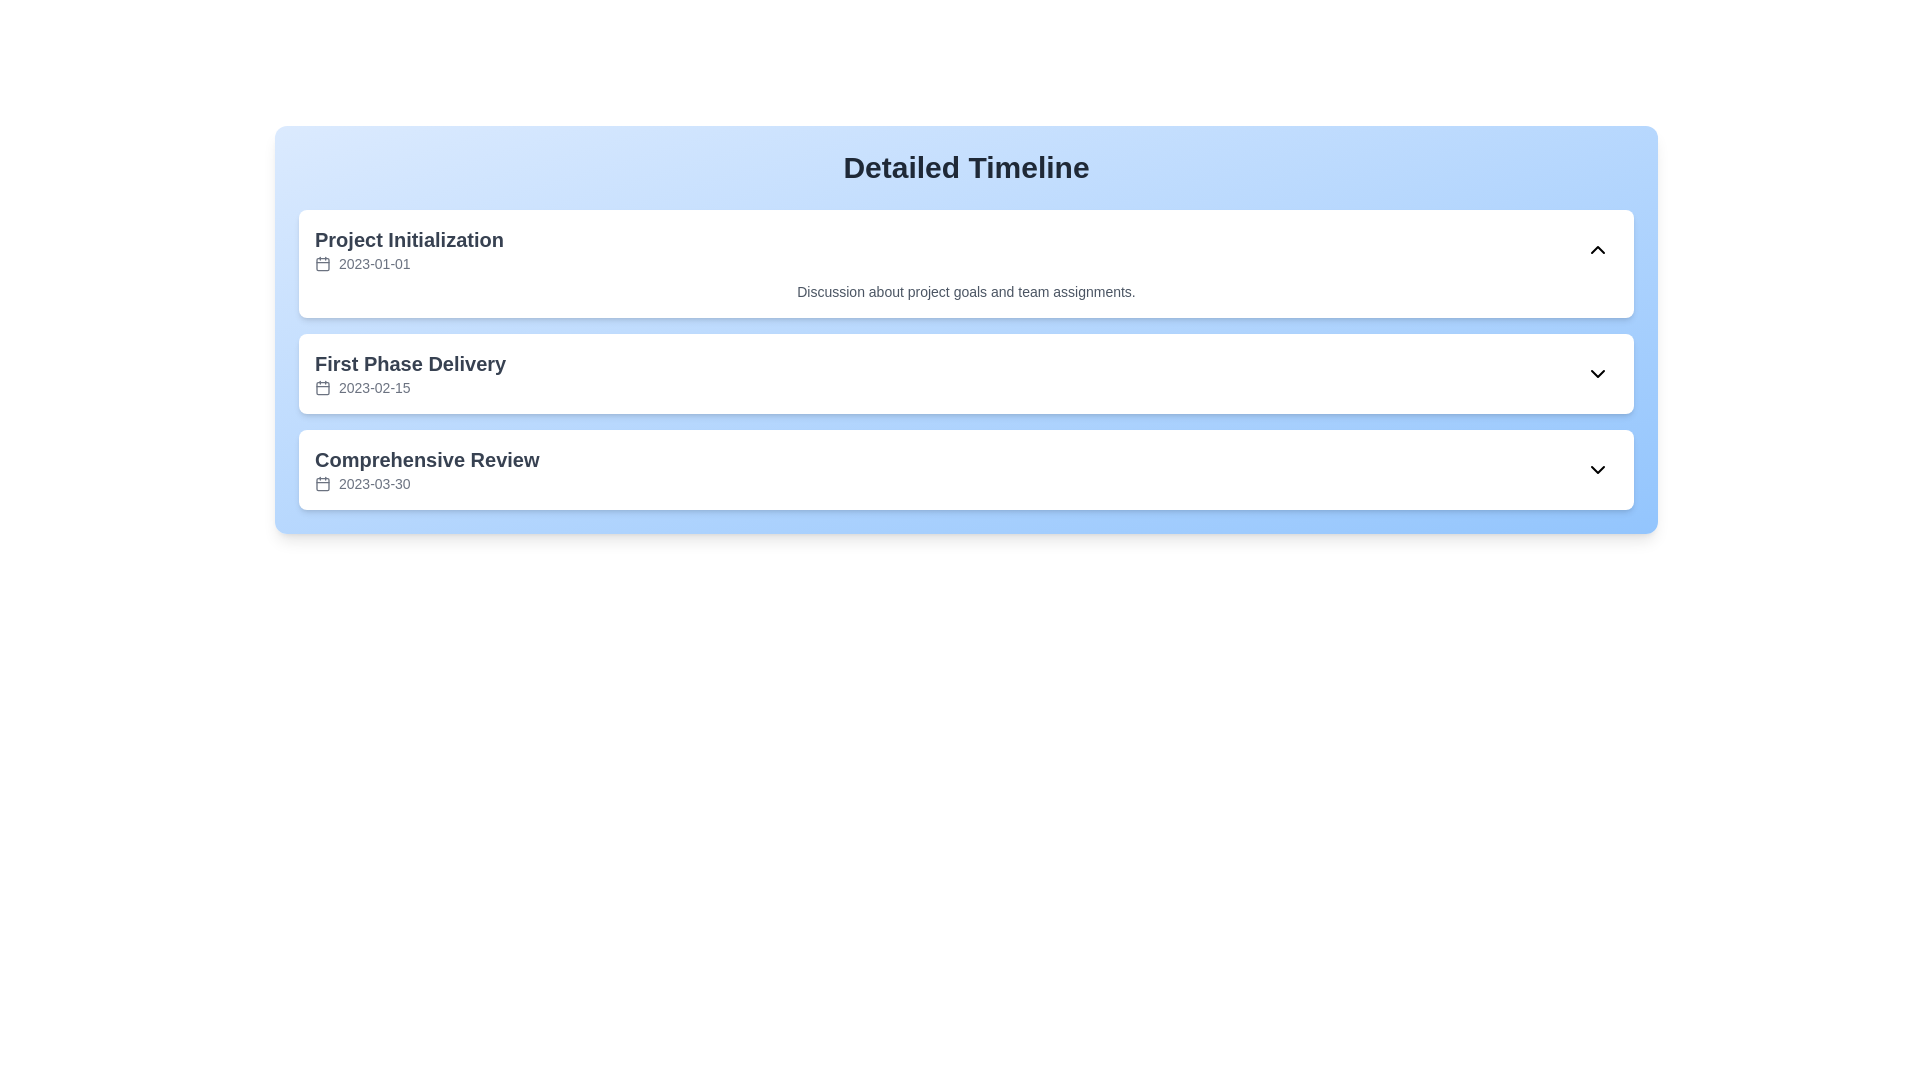  I want to click on the text label displaying 'First Phase Delivery', which is the main title of the second list entry in the vertically stacked timeline, so click(409, 363).